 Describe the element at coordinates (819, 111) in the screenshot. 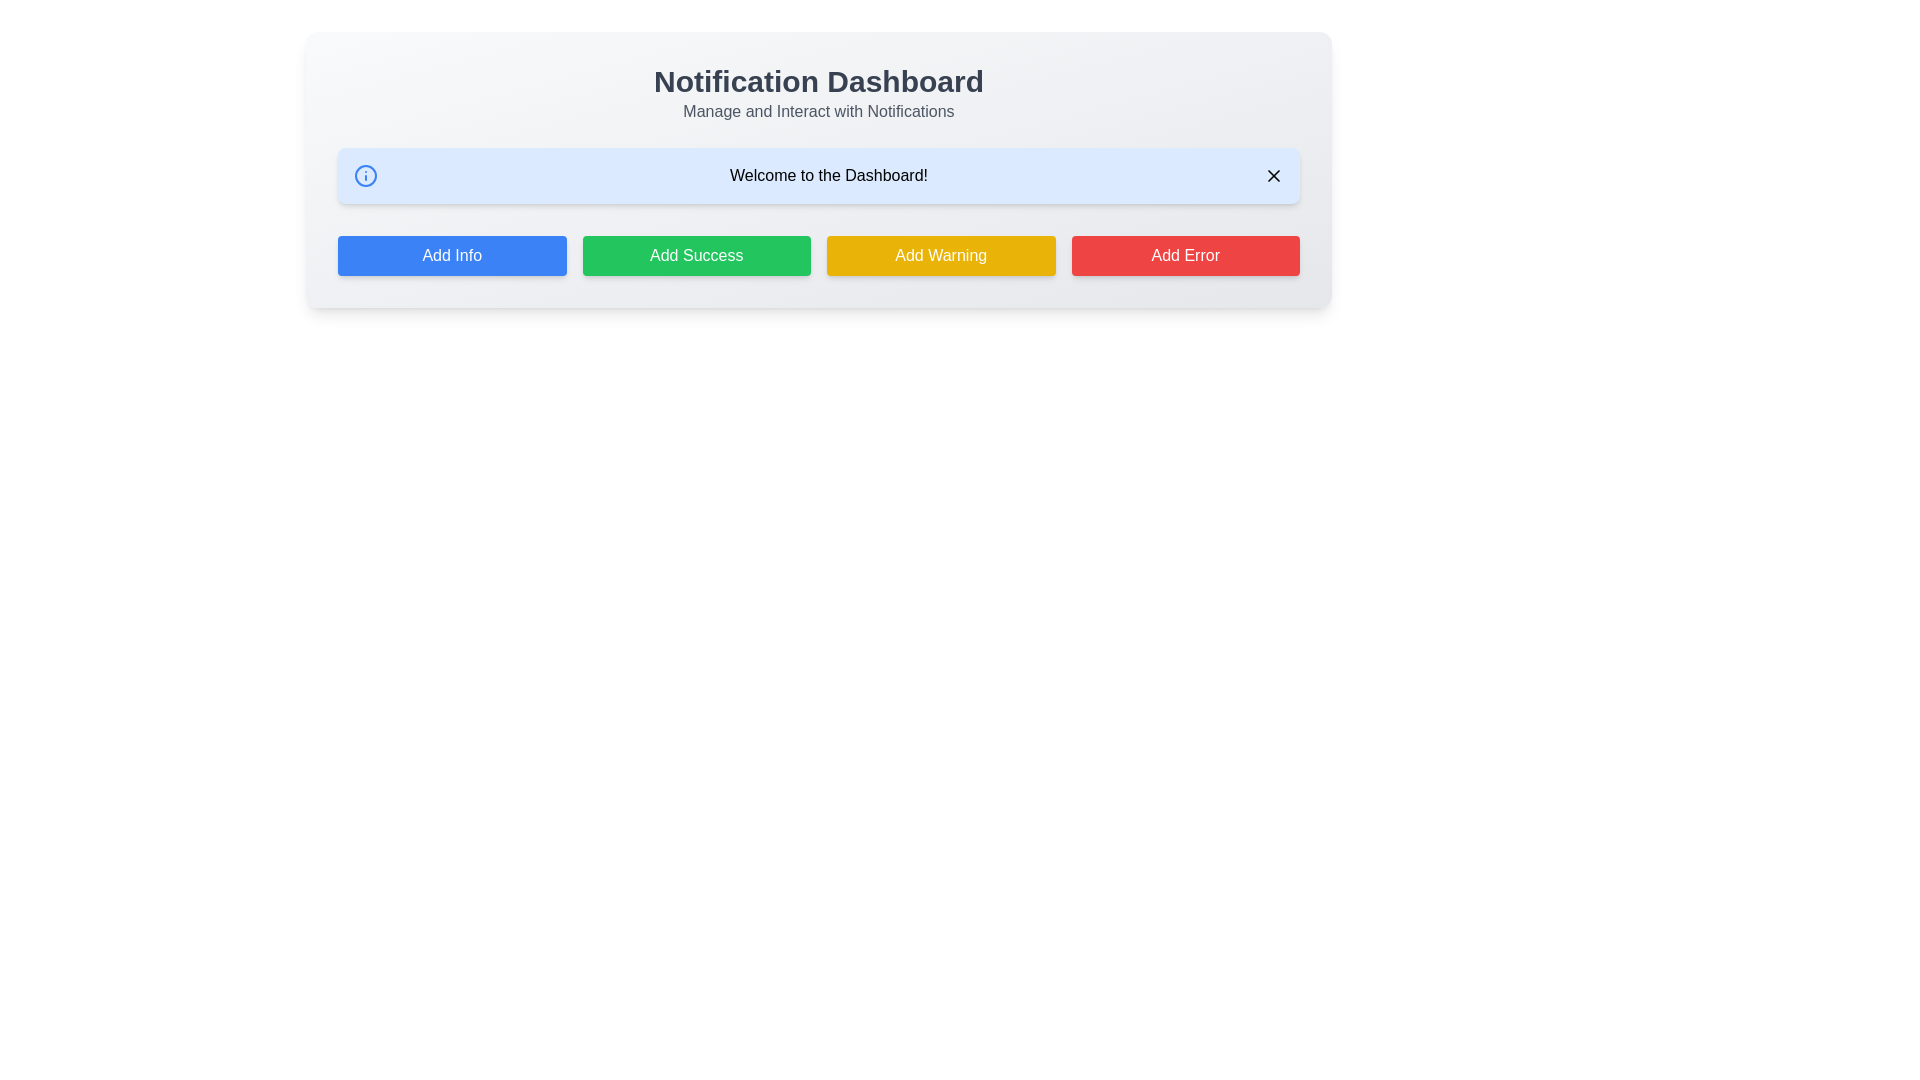

I see `the text label that says 'Manage and Interact with Notifications', which is styled in a lighter gray color and positioned directly below the 'Notification Dashboard' title` at that location.